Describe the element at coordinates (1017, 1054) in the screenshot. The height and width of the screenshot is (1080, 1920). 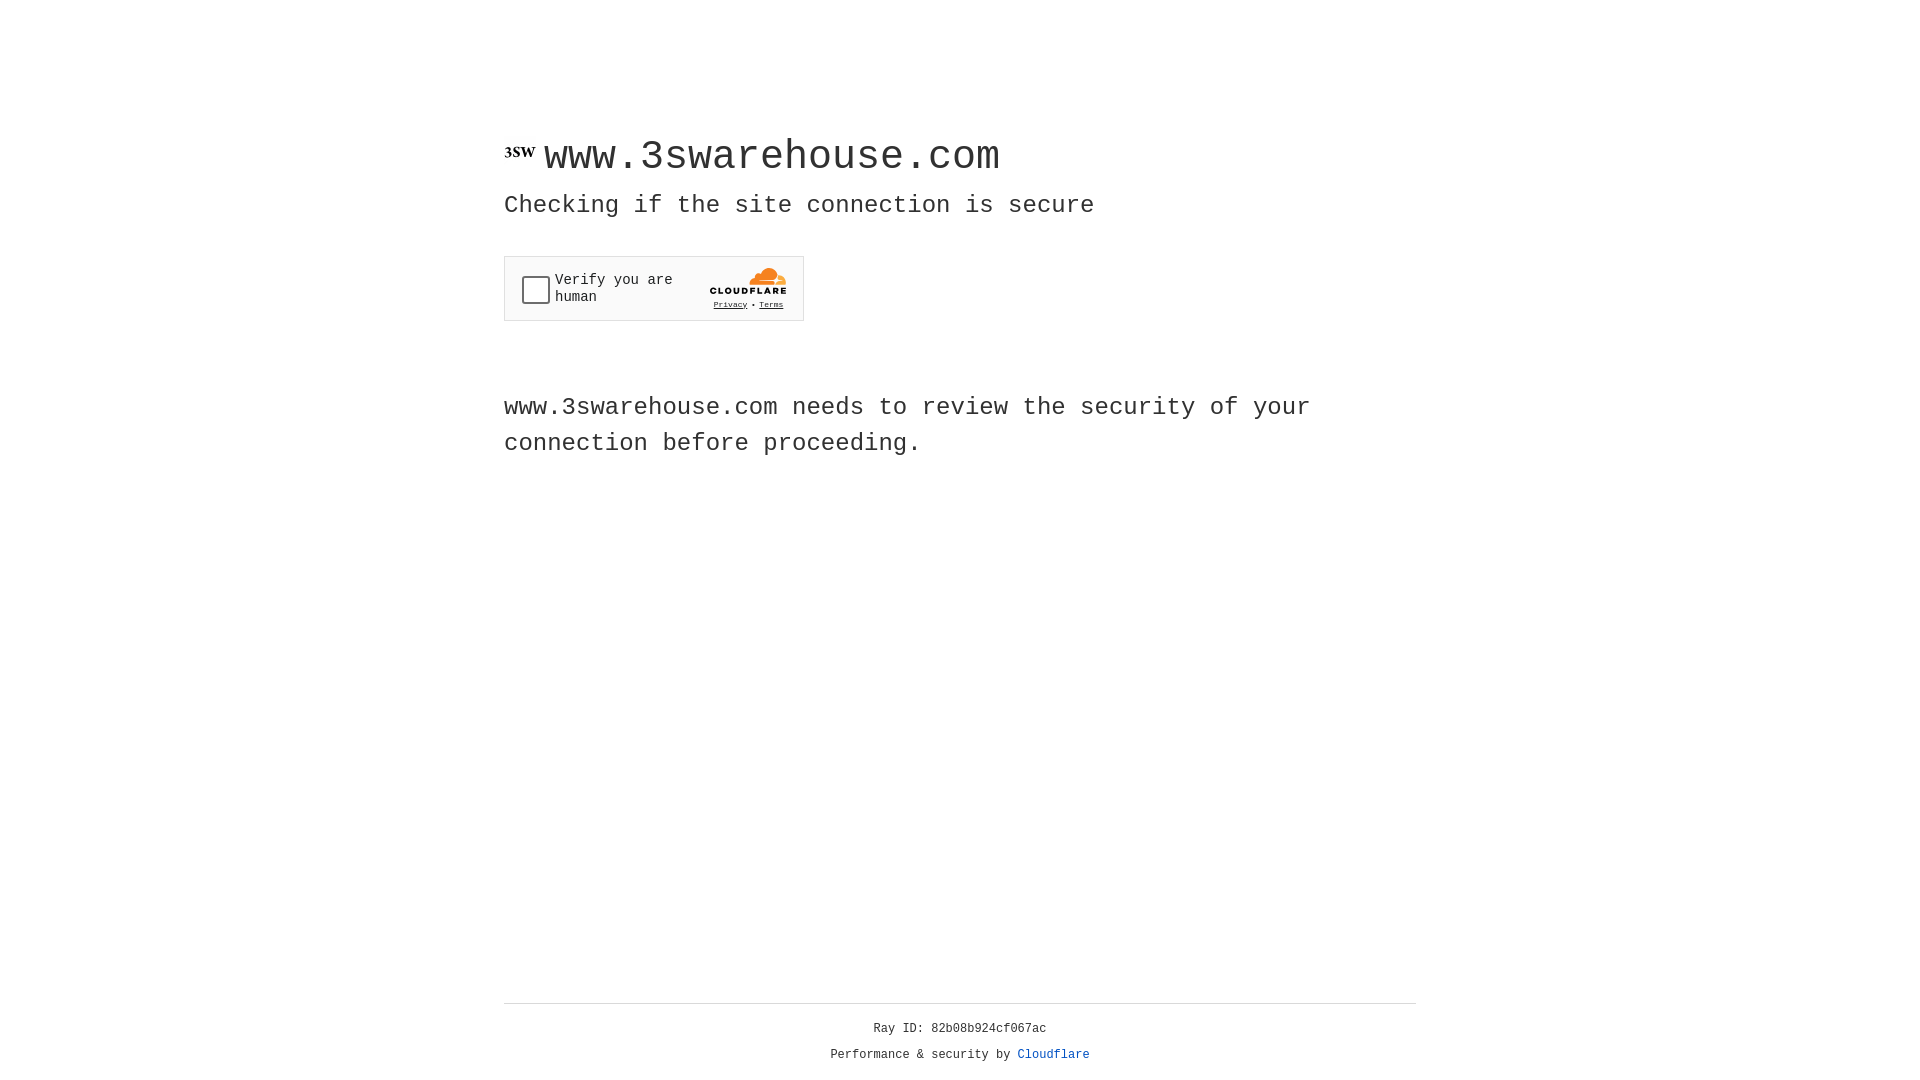
I see `'Cloudflare'` at that location.